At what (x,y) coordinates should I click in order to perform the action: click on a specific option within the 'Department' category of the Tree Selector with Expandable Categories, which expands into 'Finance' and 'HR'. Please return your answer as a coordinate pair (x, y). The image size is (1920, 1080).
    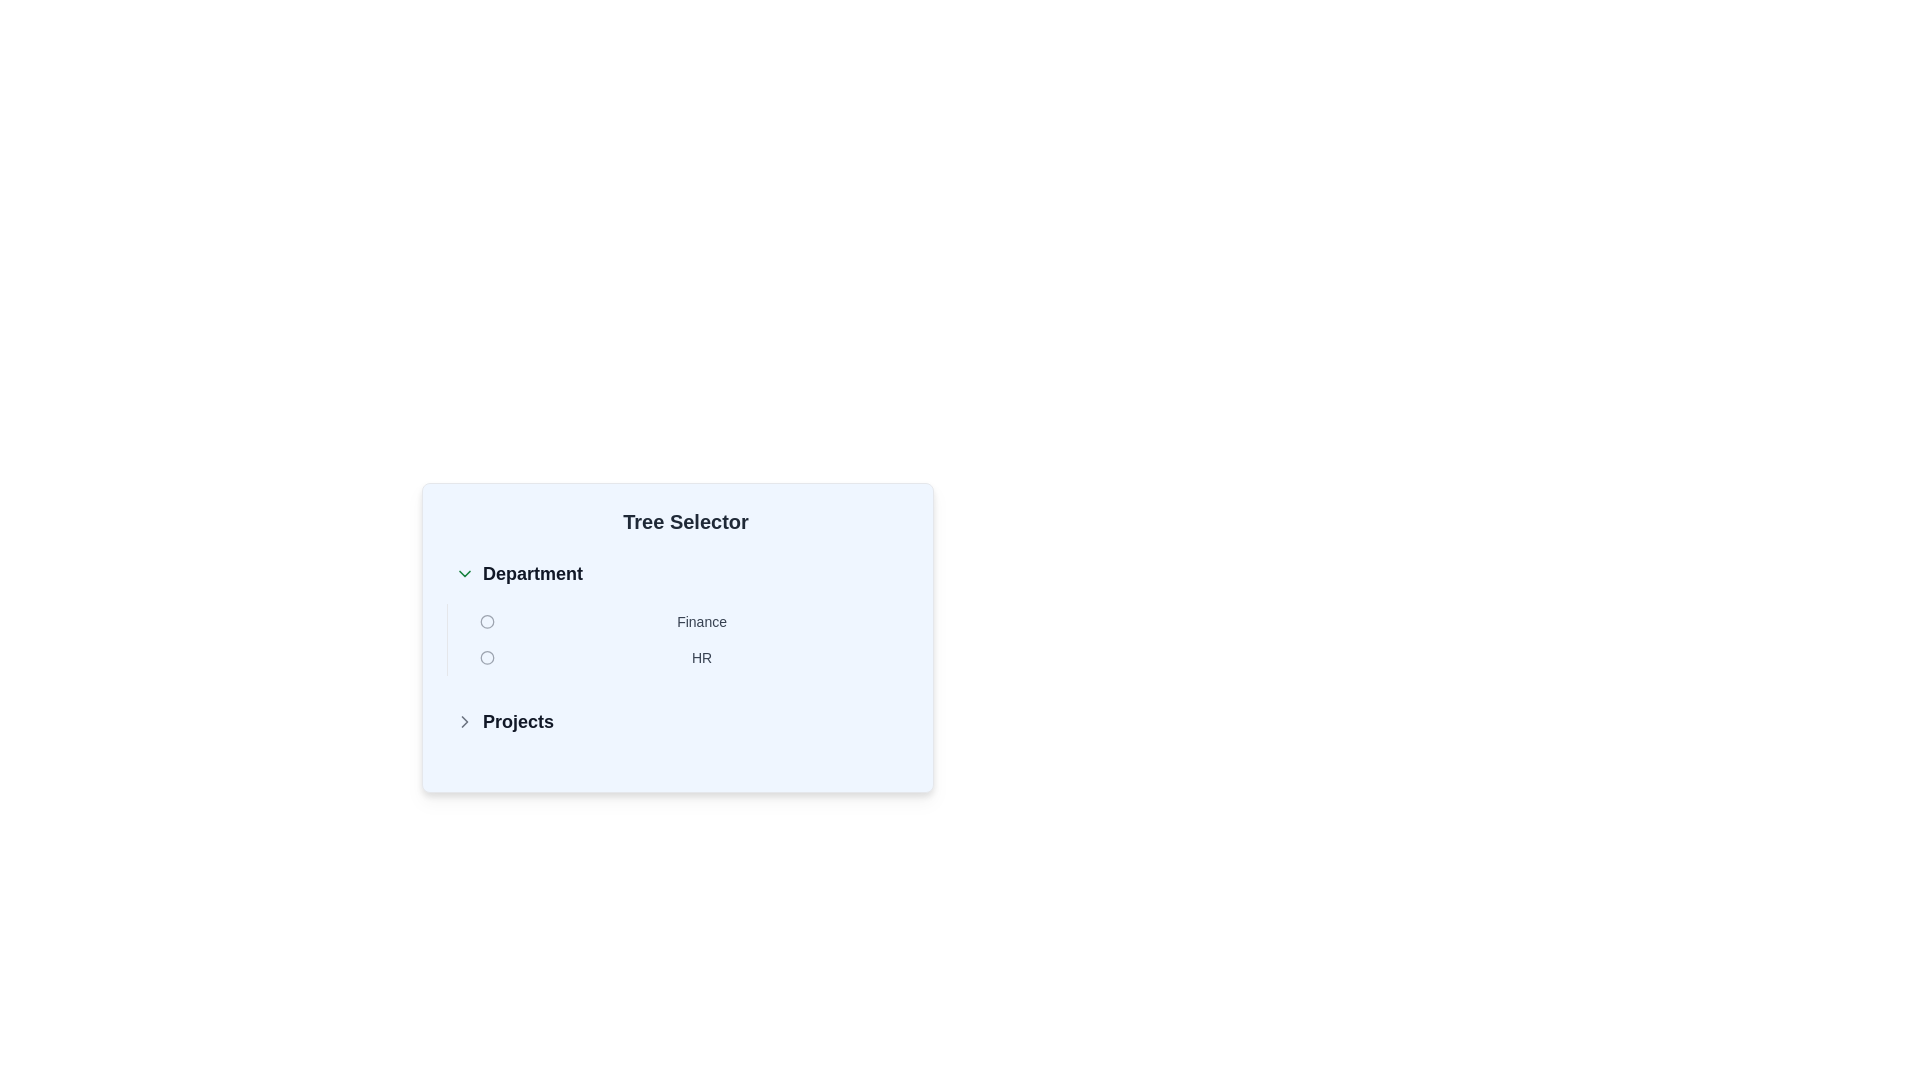
    Looking at the image, I should click on (677, 648).